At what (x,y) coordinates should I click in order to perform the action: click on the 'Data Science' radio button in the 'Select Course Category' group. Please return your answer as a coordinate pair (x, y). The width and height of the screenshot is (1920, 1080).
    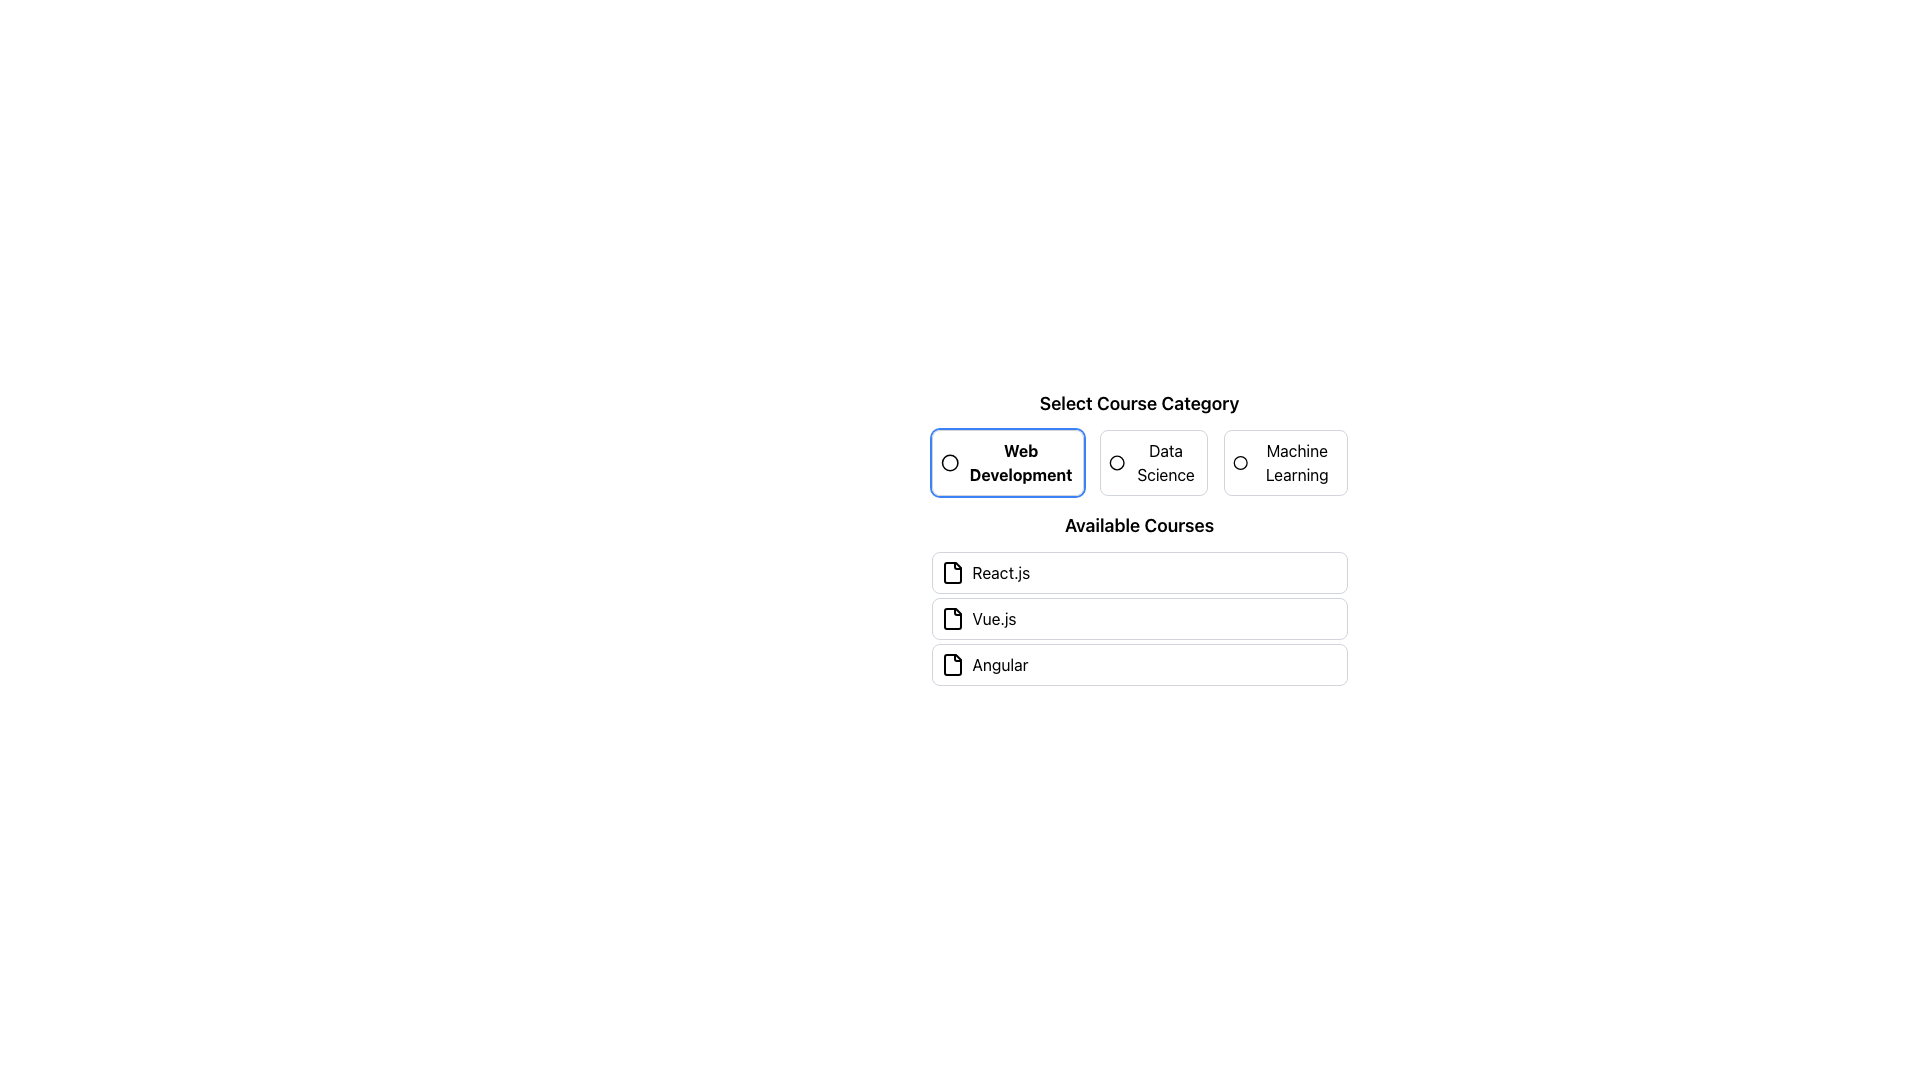
    Looking at the image, I should click on (1153, 462).